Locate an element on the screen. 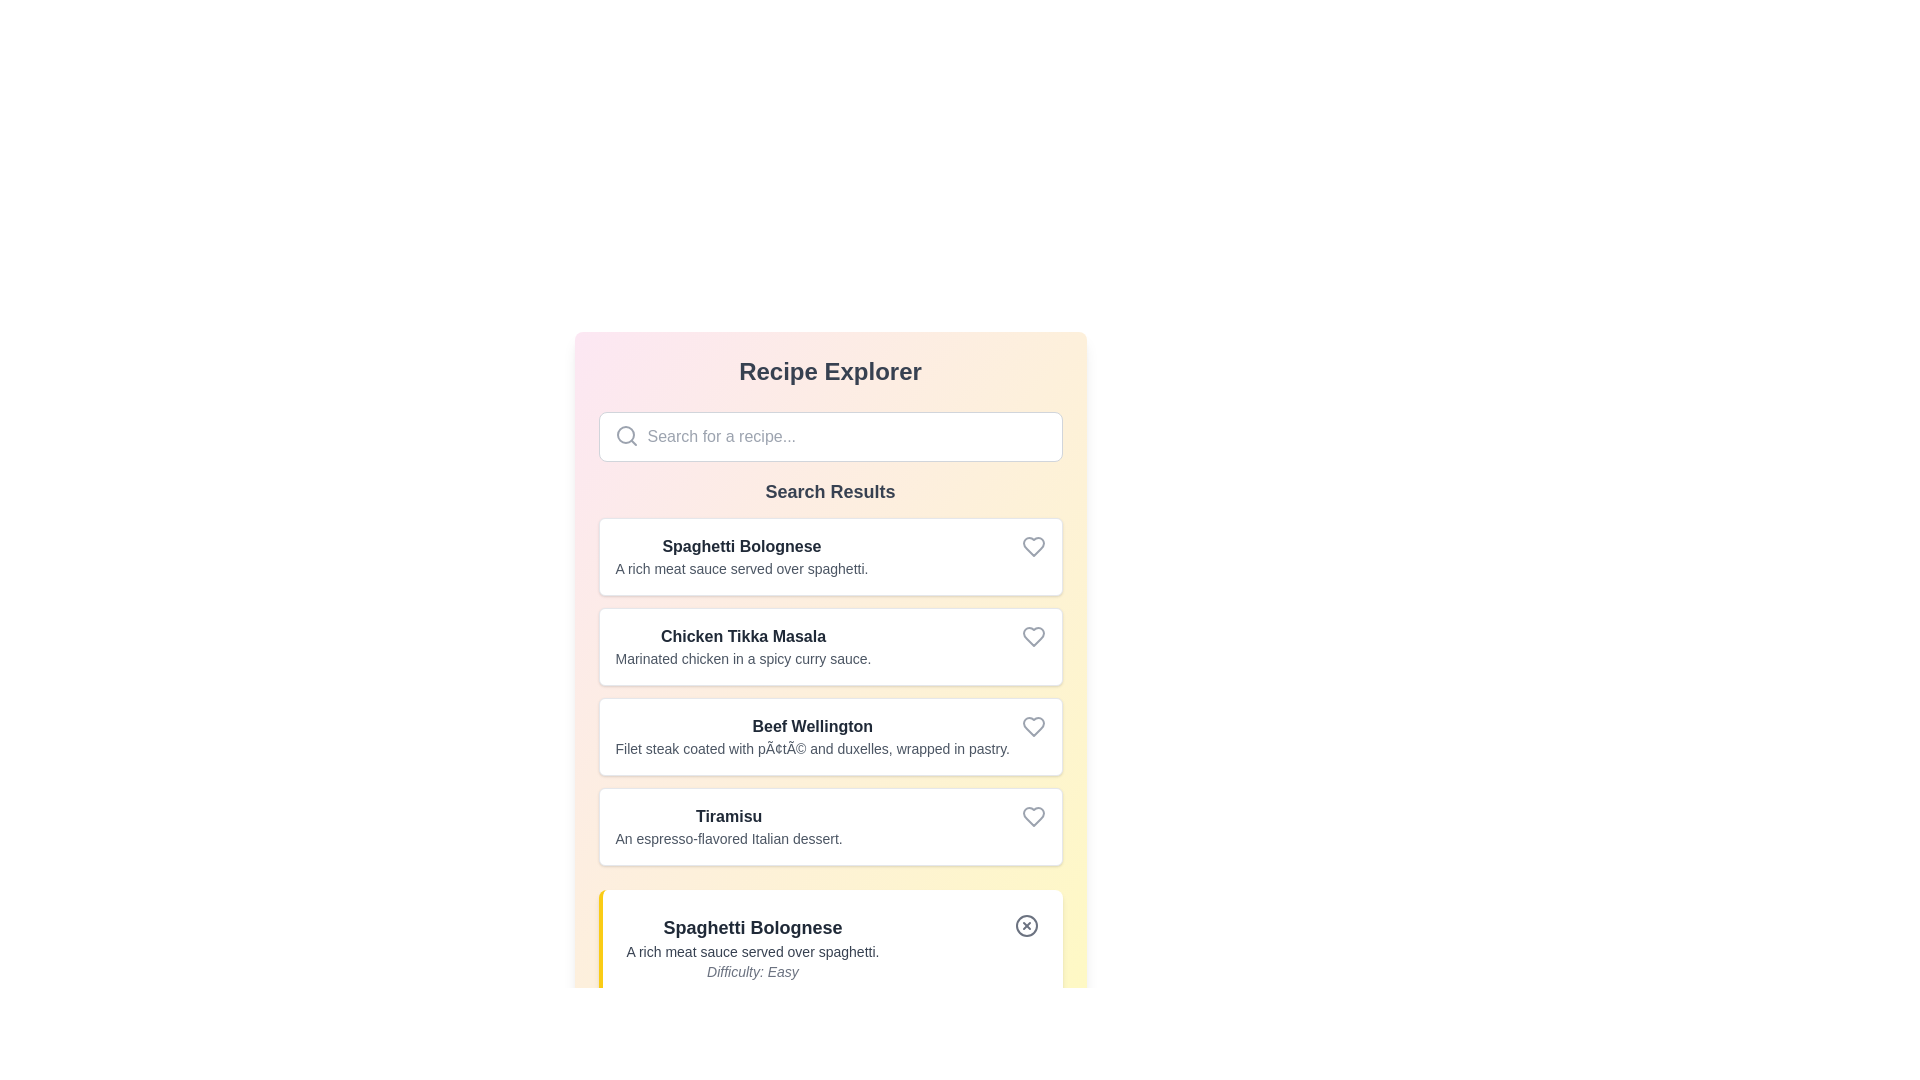  information displayed on the 'Spaghetti Bolognese' recipe card, which is the fifth card in the vertically stacked list within the 'Recipe Explorer' panel is located at coordinates (830, 947).